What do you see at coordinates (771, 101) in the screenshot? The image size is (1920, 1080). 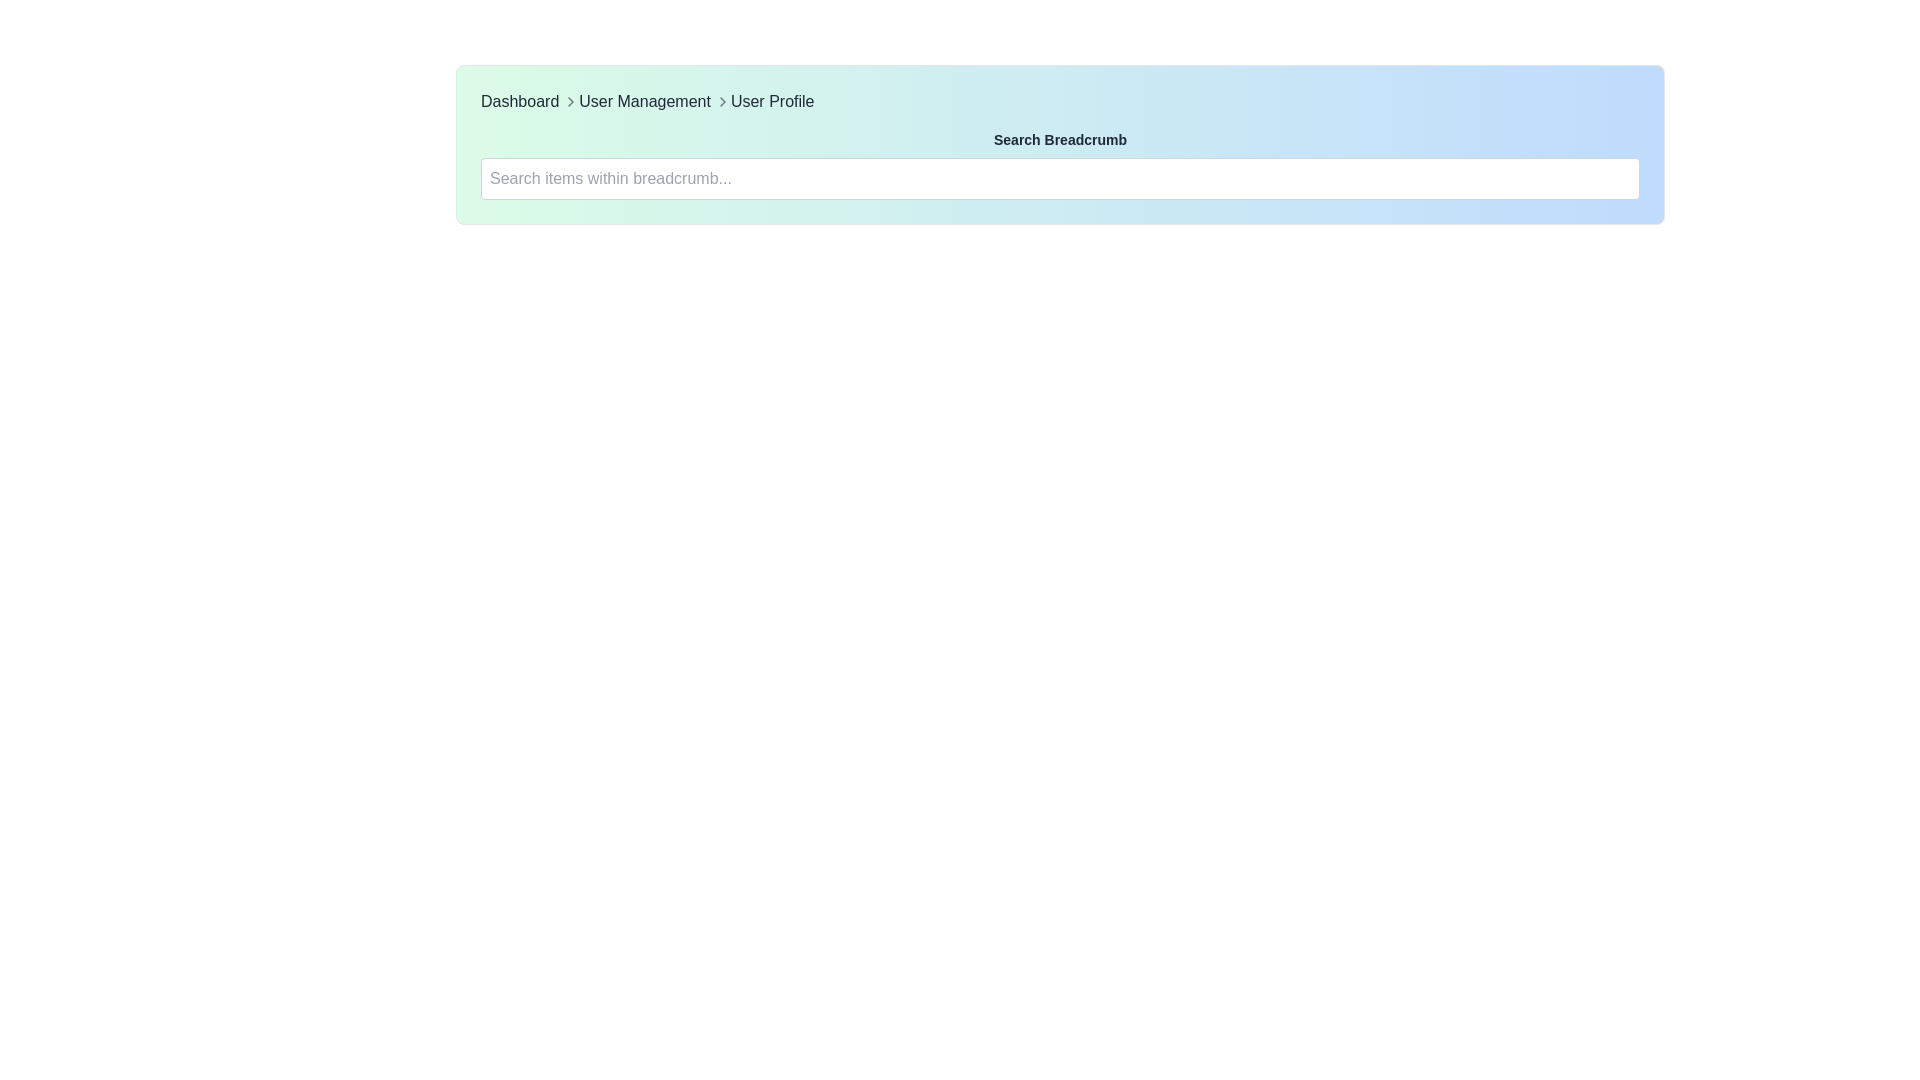 I see `the 'User Profile' hyperlink in the breadcrumb navigation bar` at bounding box center [771, 101].